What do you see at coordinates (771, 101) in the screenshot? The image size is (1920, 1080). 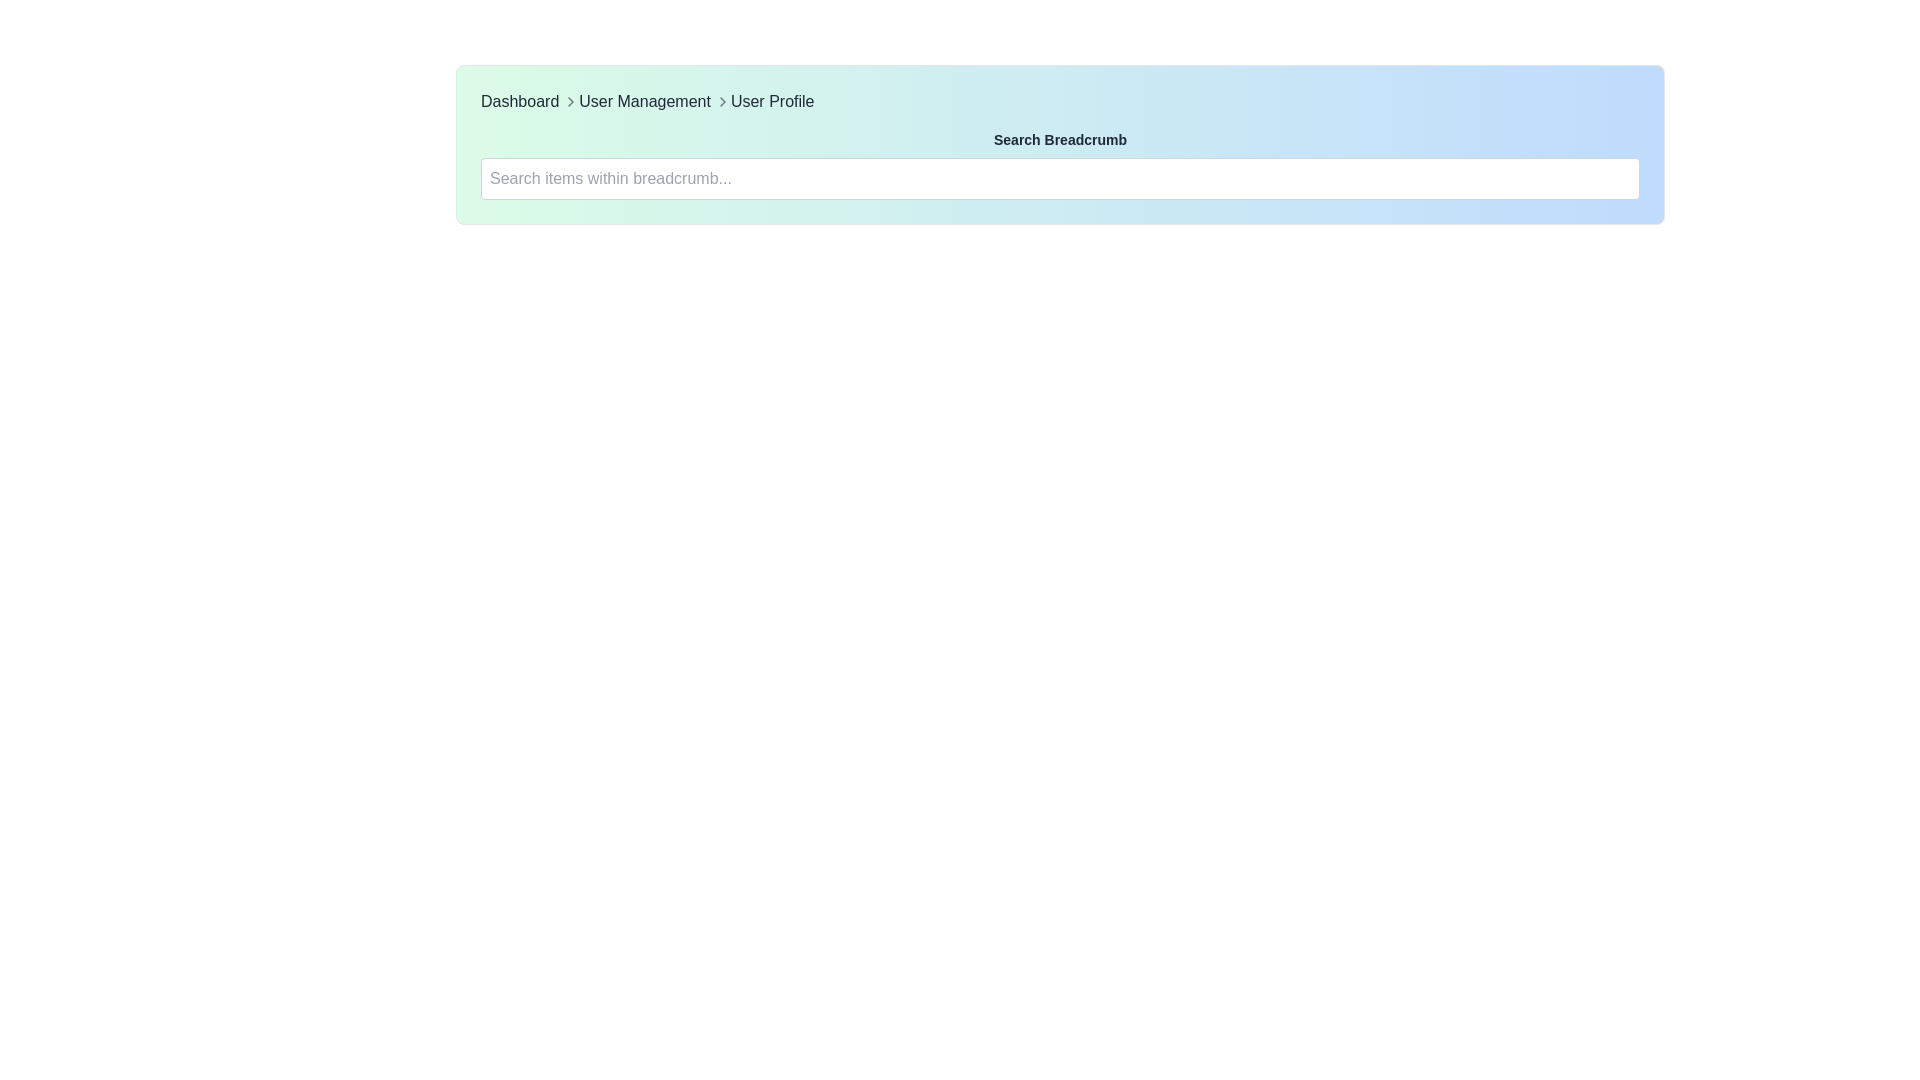 I see `the 'User Profile' hyperlink in the breadcrumb navigation bar` at bounding box center [771, 101].